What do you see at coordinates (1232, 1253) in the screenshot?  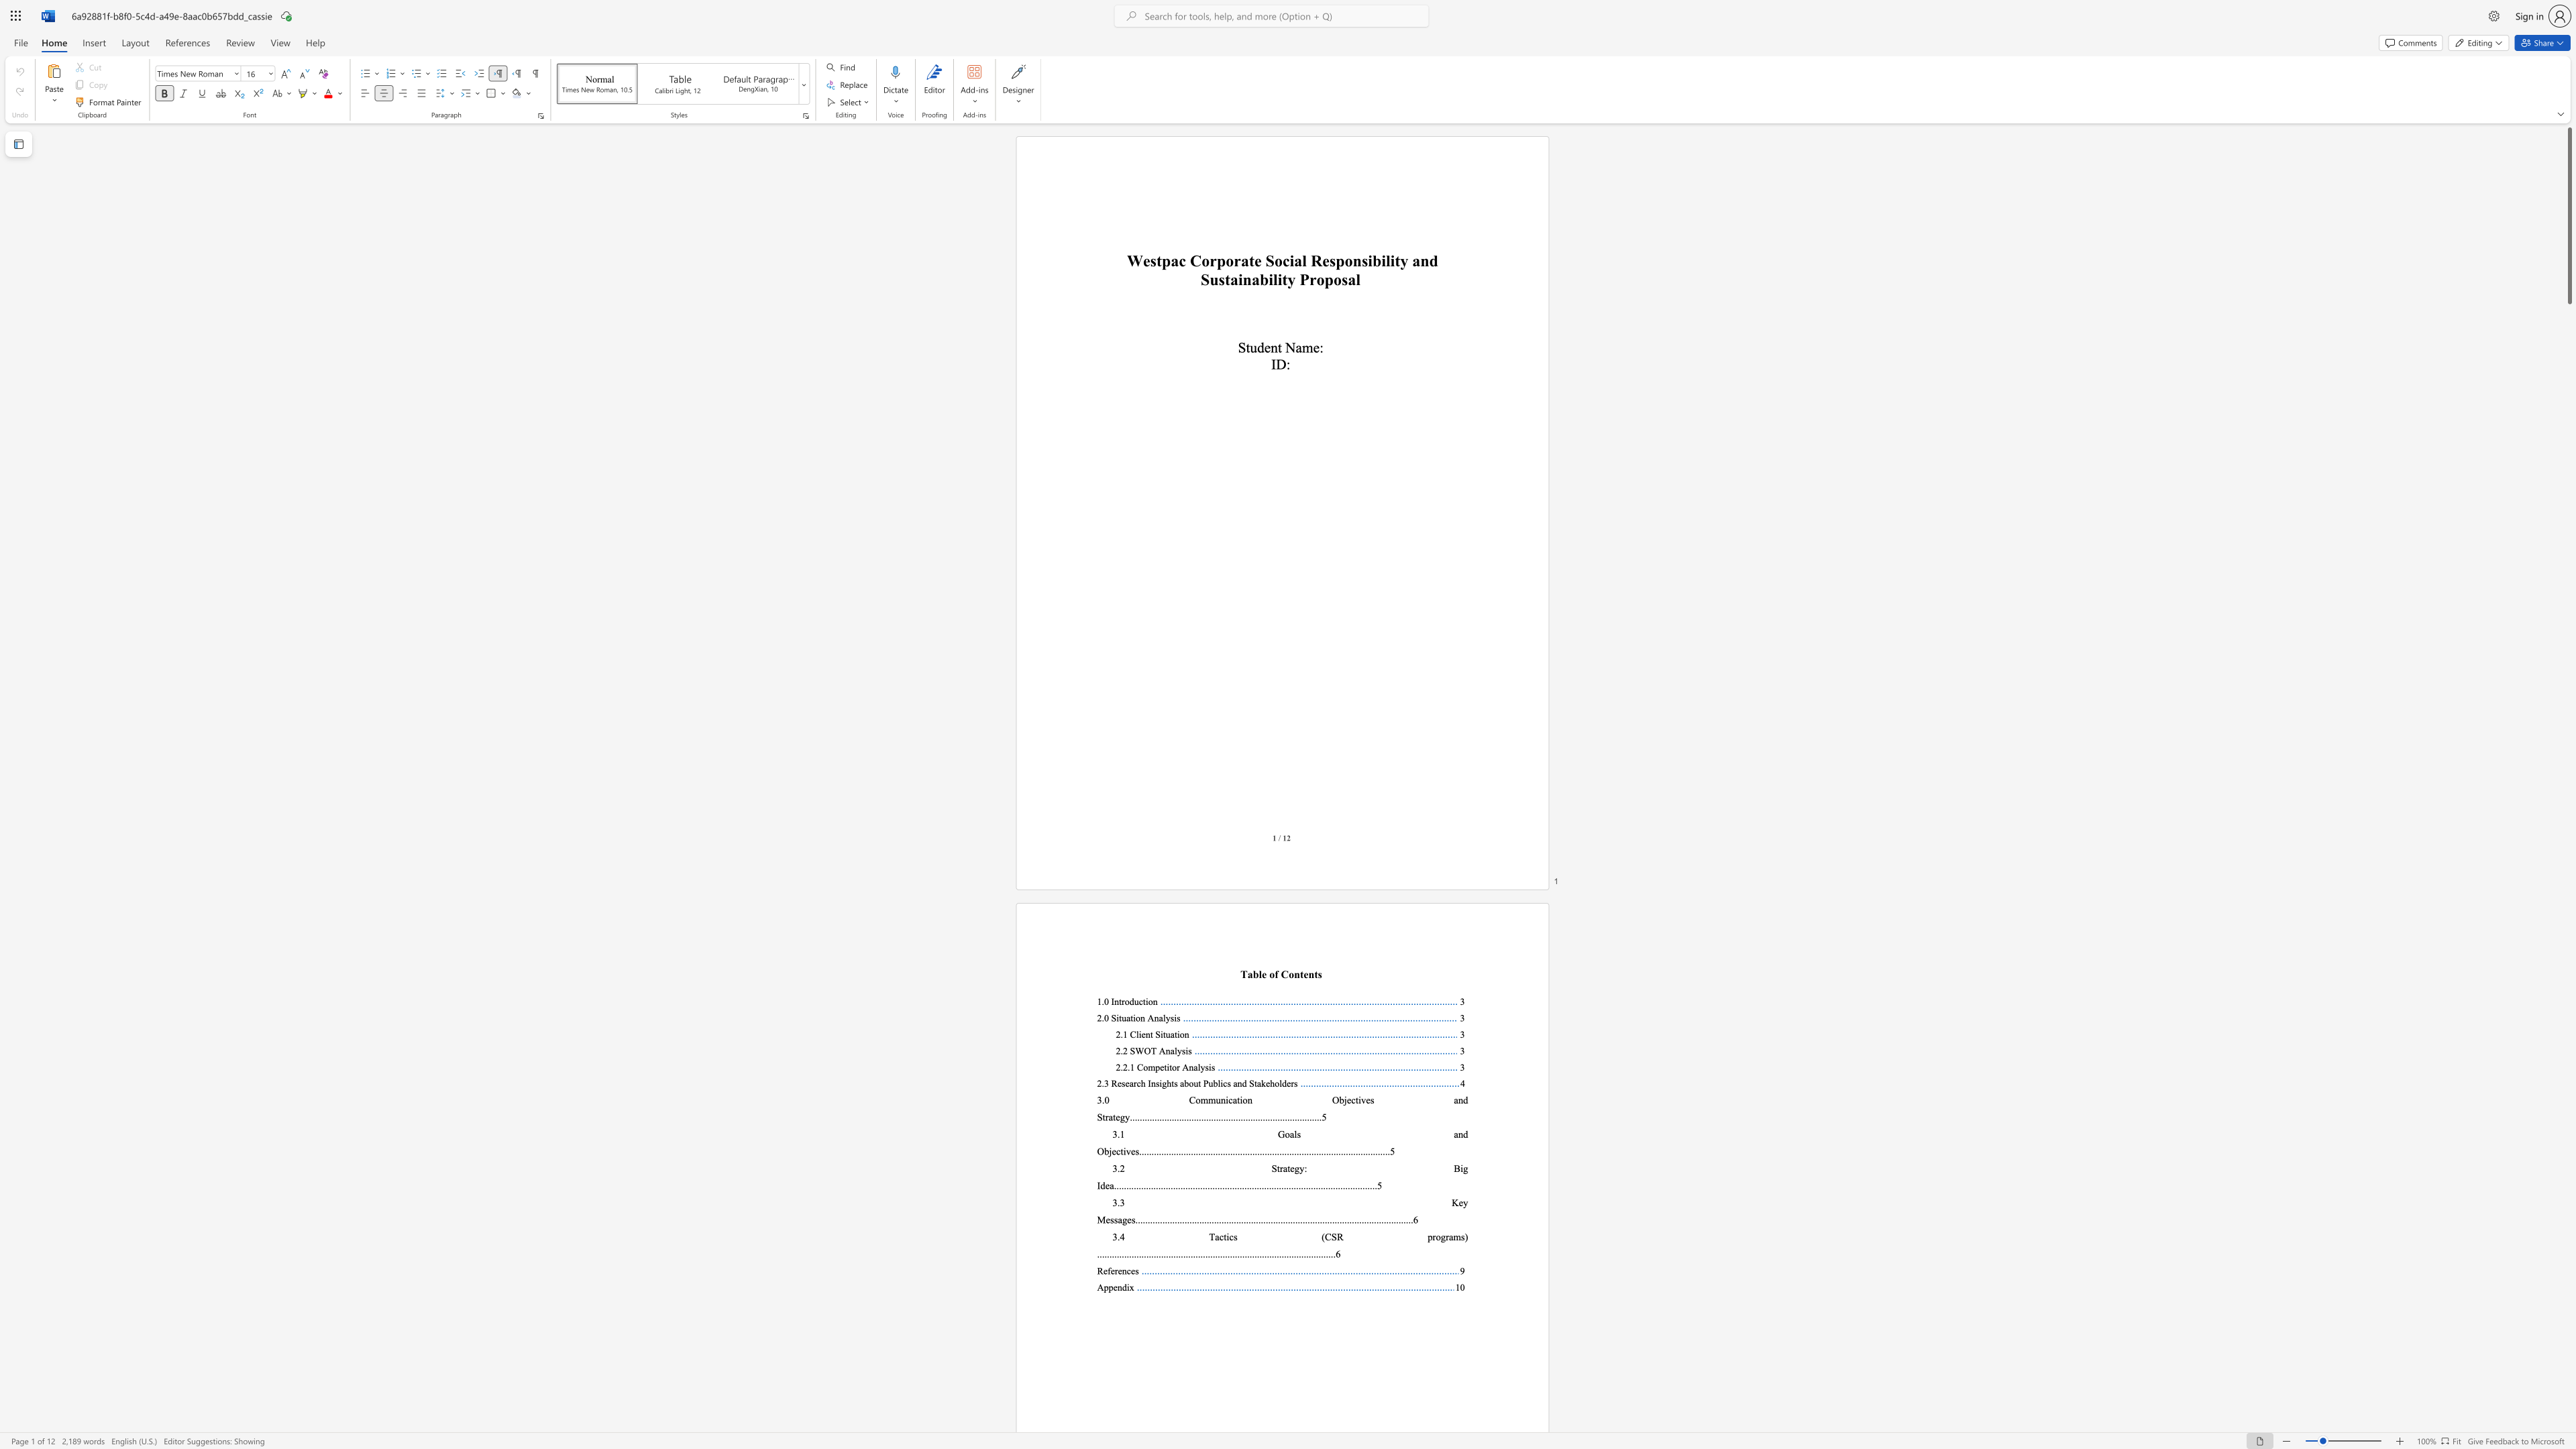 I see `the subset text "....................." within the text "................................................................................................."` at bounding box center [1232, 1253].